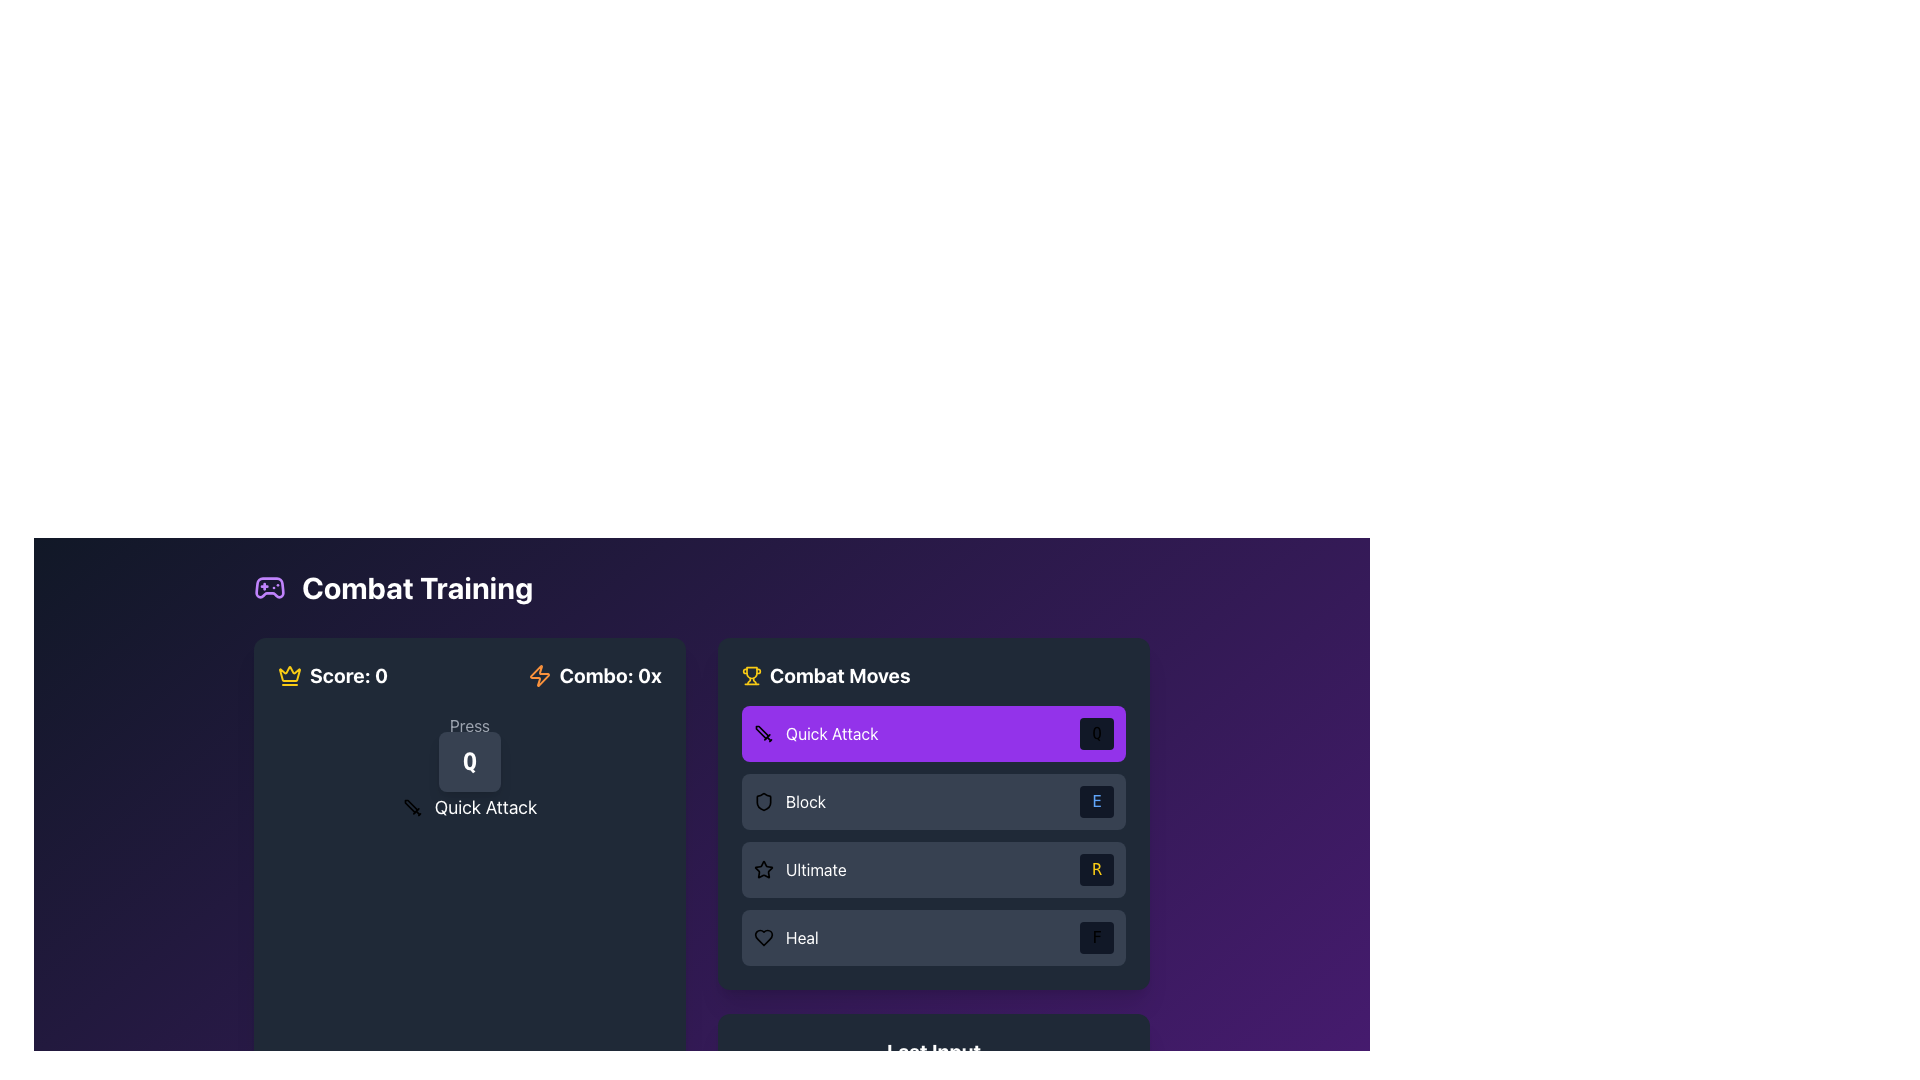 The width and height of the screenshot is (1920, 1080). I want to click on the 'Quick Attack' text label located in the lower portion of the left-side interface panel labeled 'Combat Training', positioned directly below the button labeled 'Q', so click(469, 806).